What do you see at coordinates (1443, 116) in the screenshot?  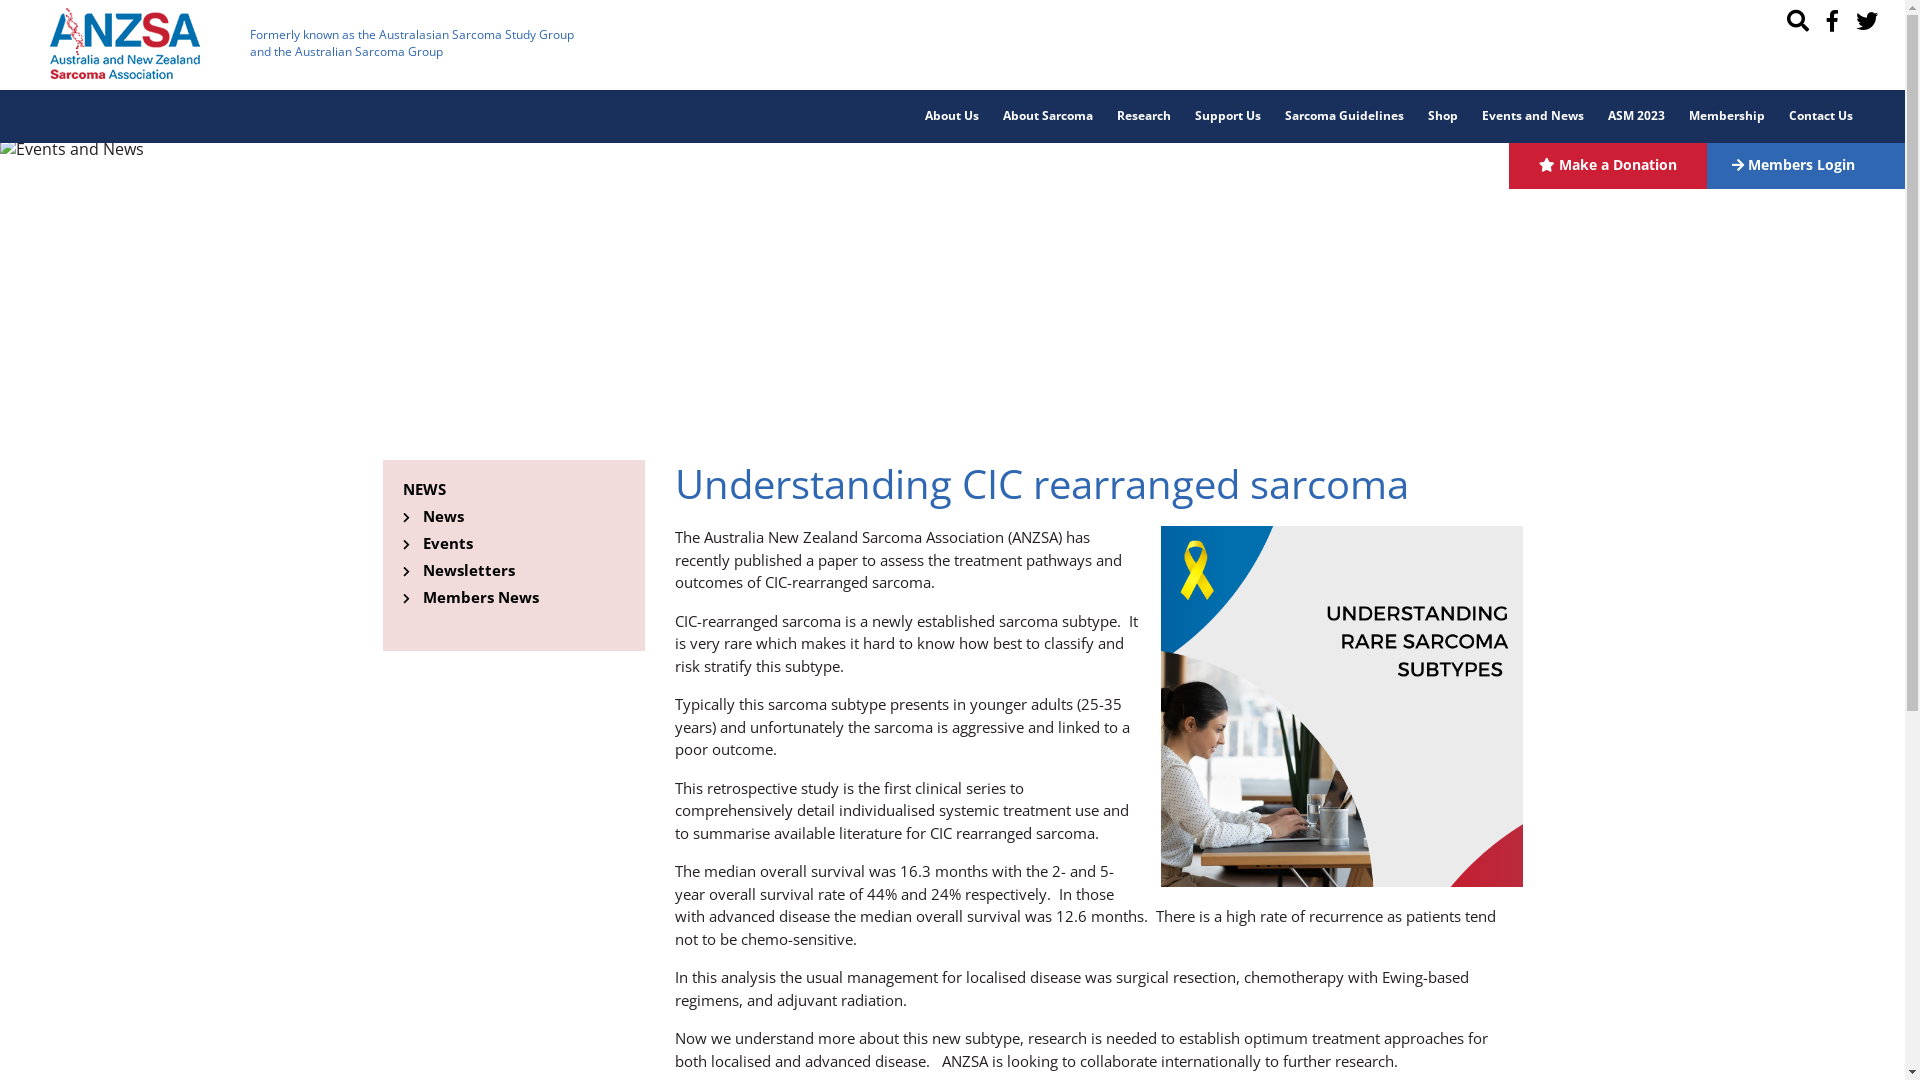 I see `'Shop'` at bounding box center [1443, 116].